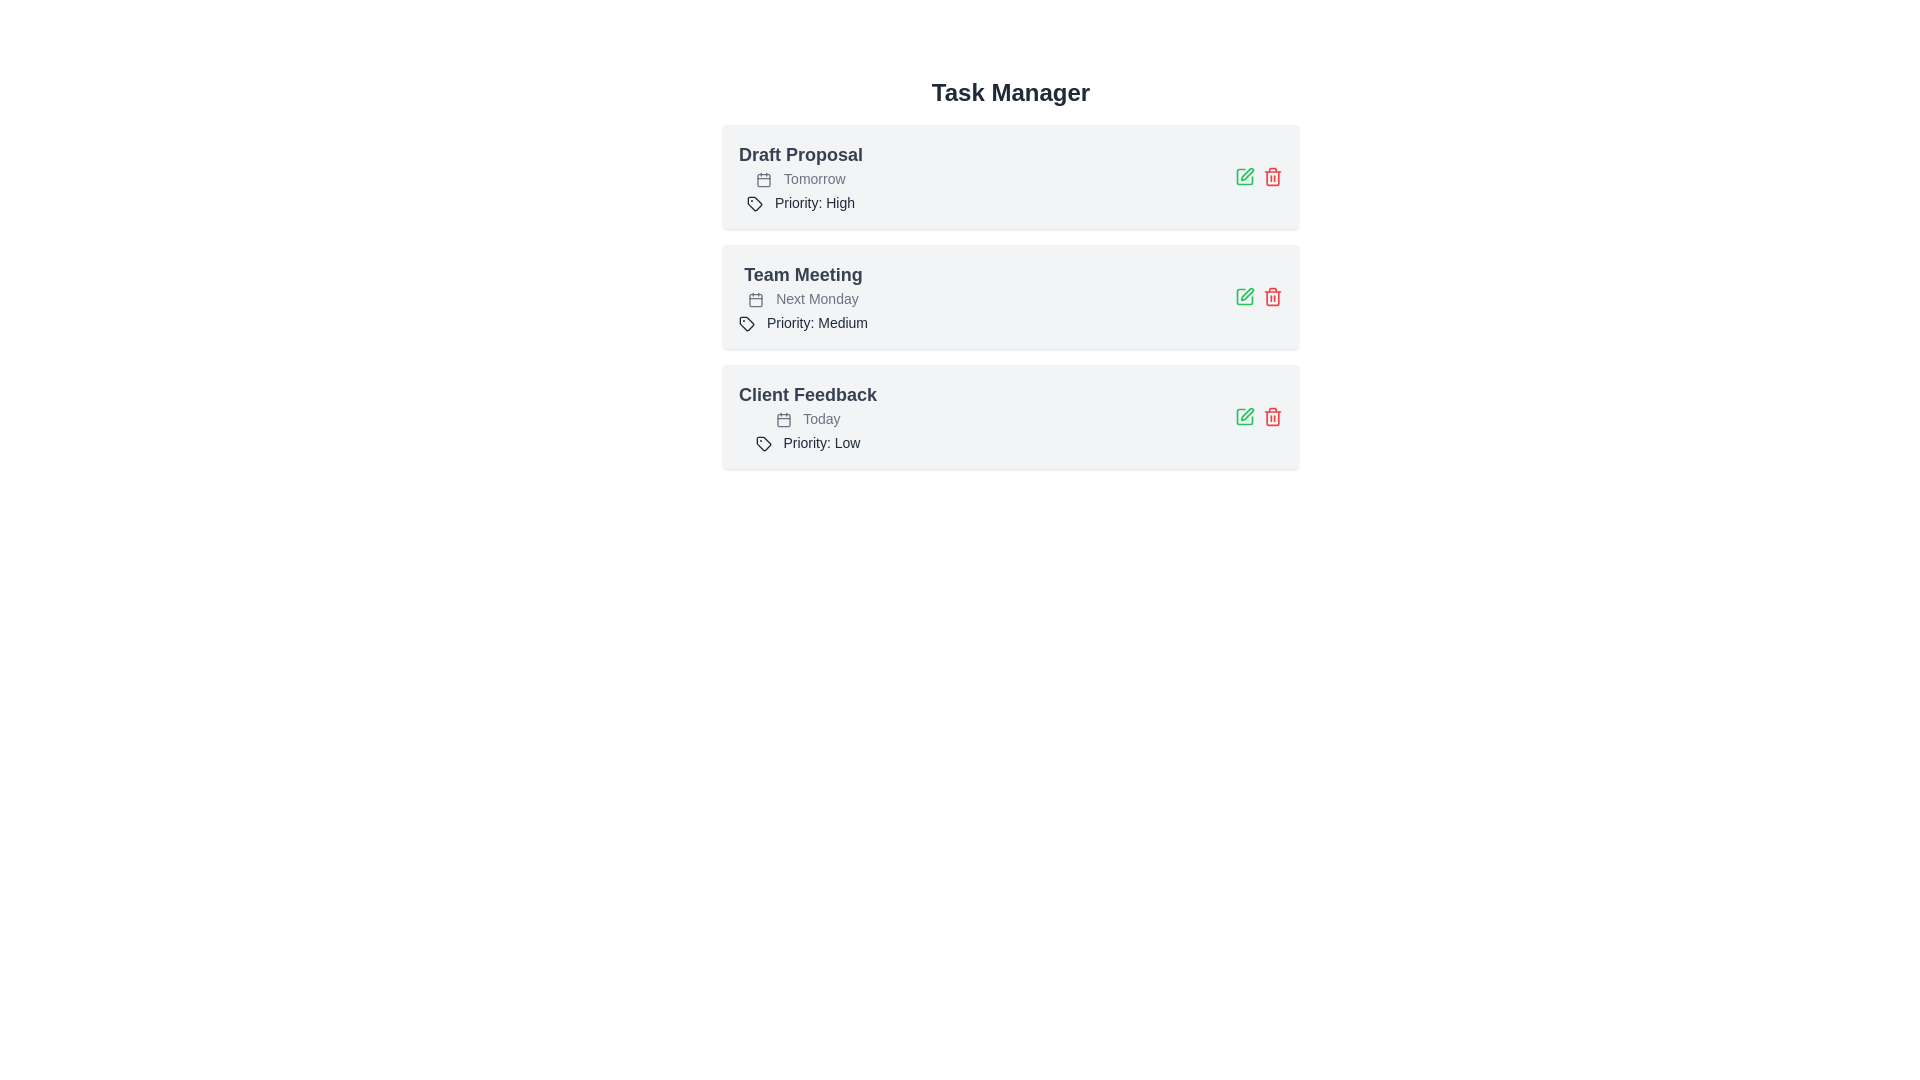 The height and width of the screenshot is (1080, 1920). I want to click on the decorative shape within the SVG calendar icon, which is located towards the left-middle section of the icon, below the top marker lines, so click(755, 300).